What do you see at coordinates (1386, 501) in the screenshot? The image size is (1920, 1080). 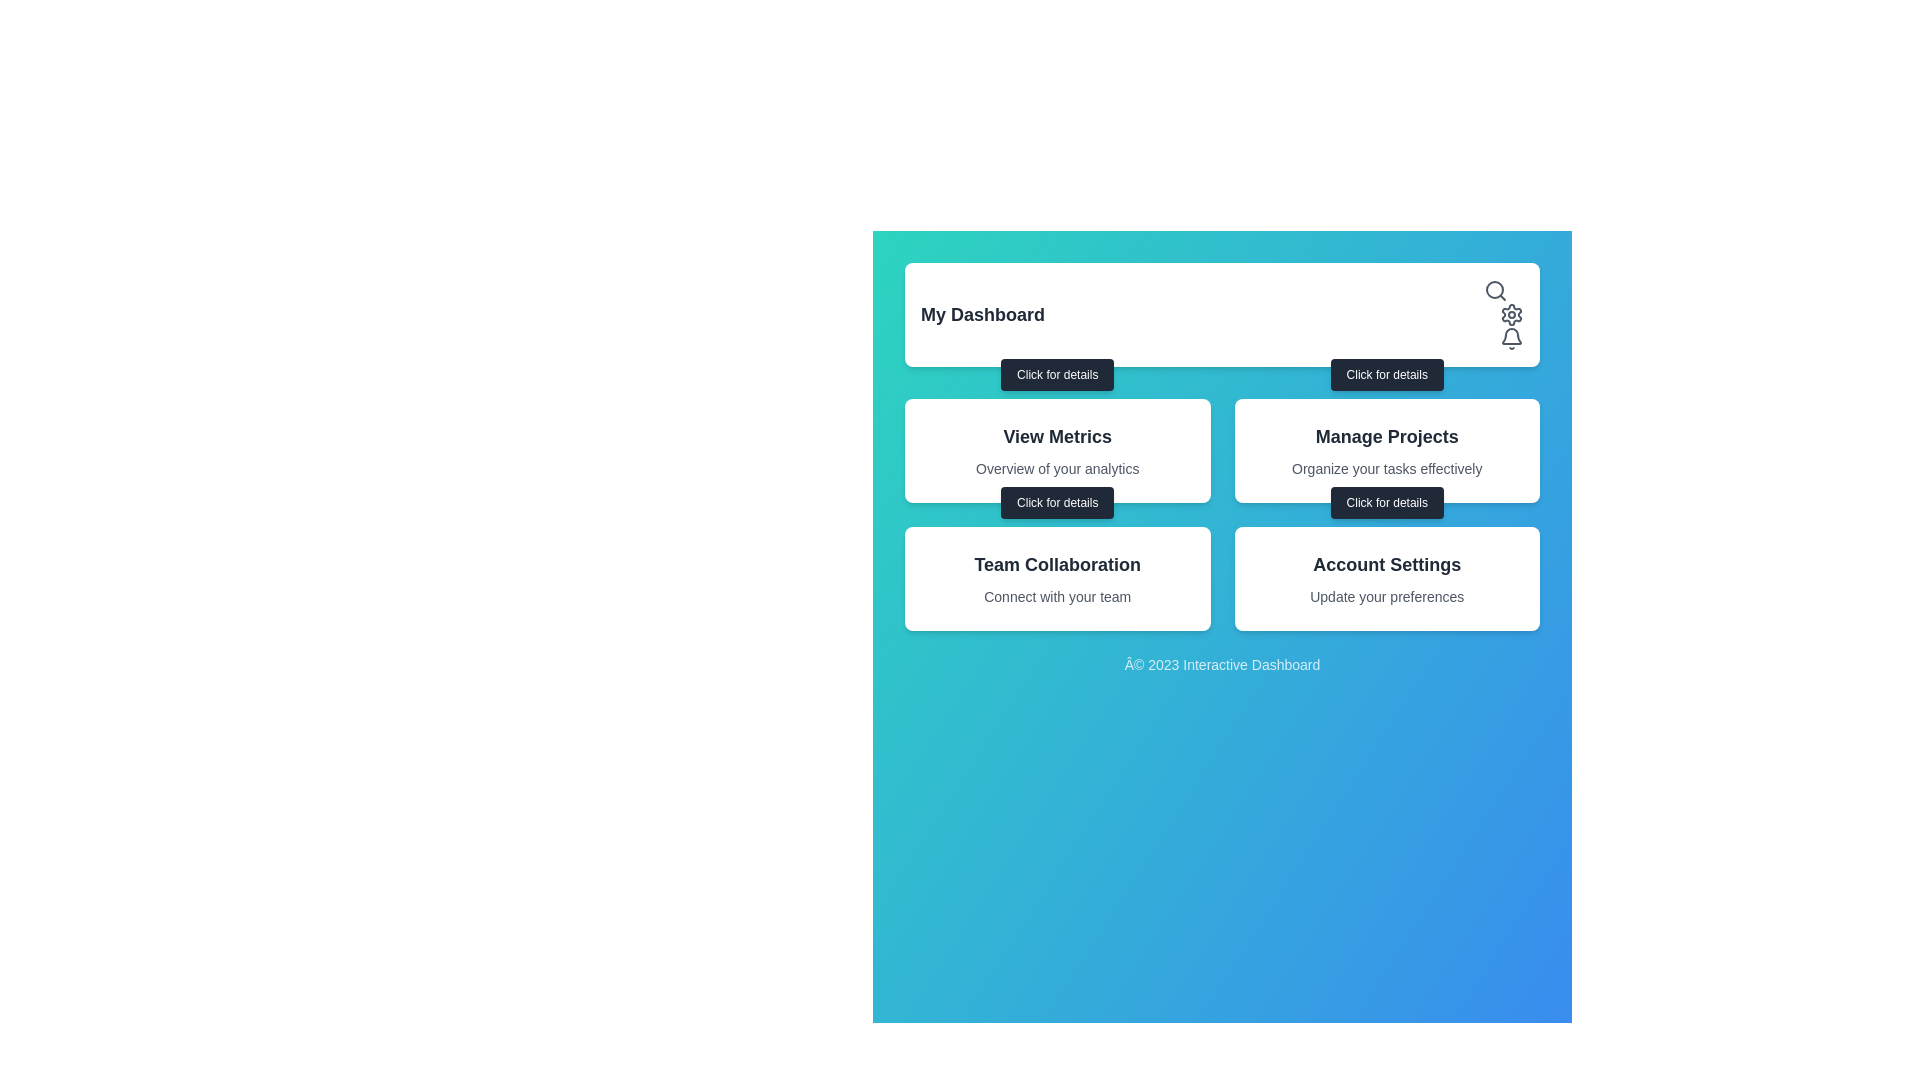 I see `the Informational tooltip located above the 'Account Settings' section in the bottom-right of the main interface, which provides supplementary information for users` at bounding box center [1386, 501].